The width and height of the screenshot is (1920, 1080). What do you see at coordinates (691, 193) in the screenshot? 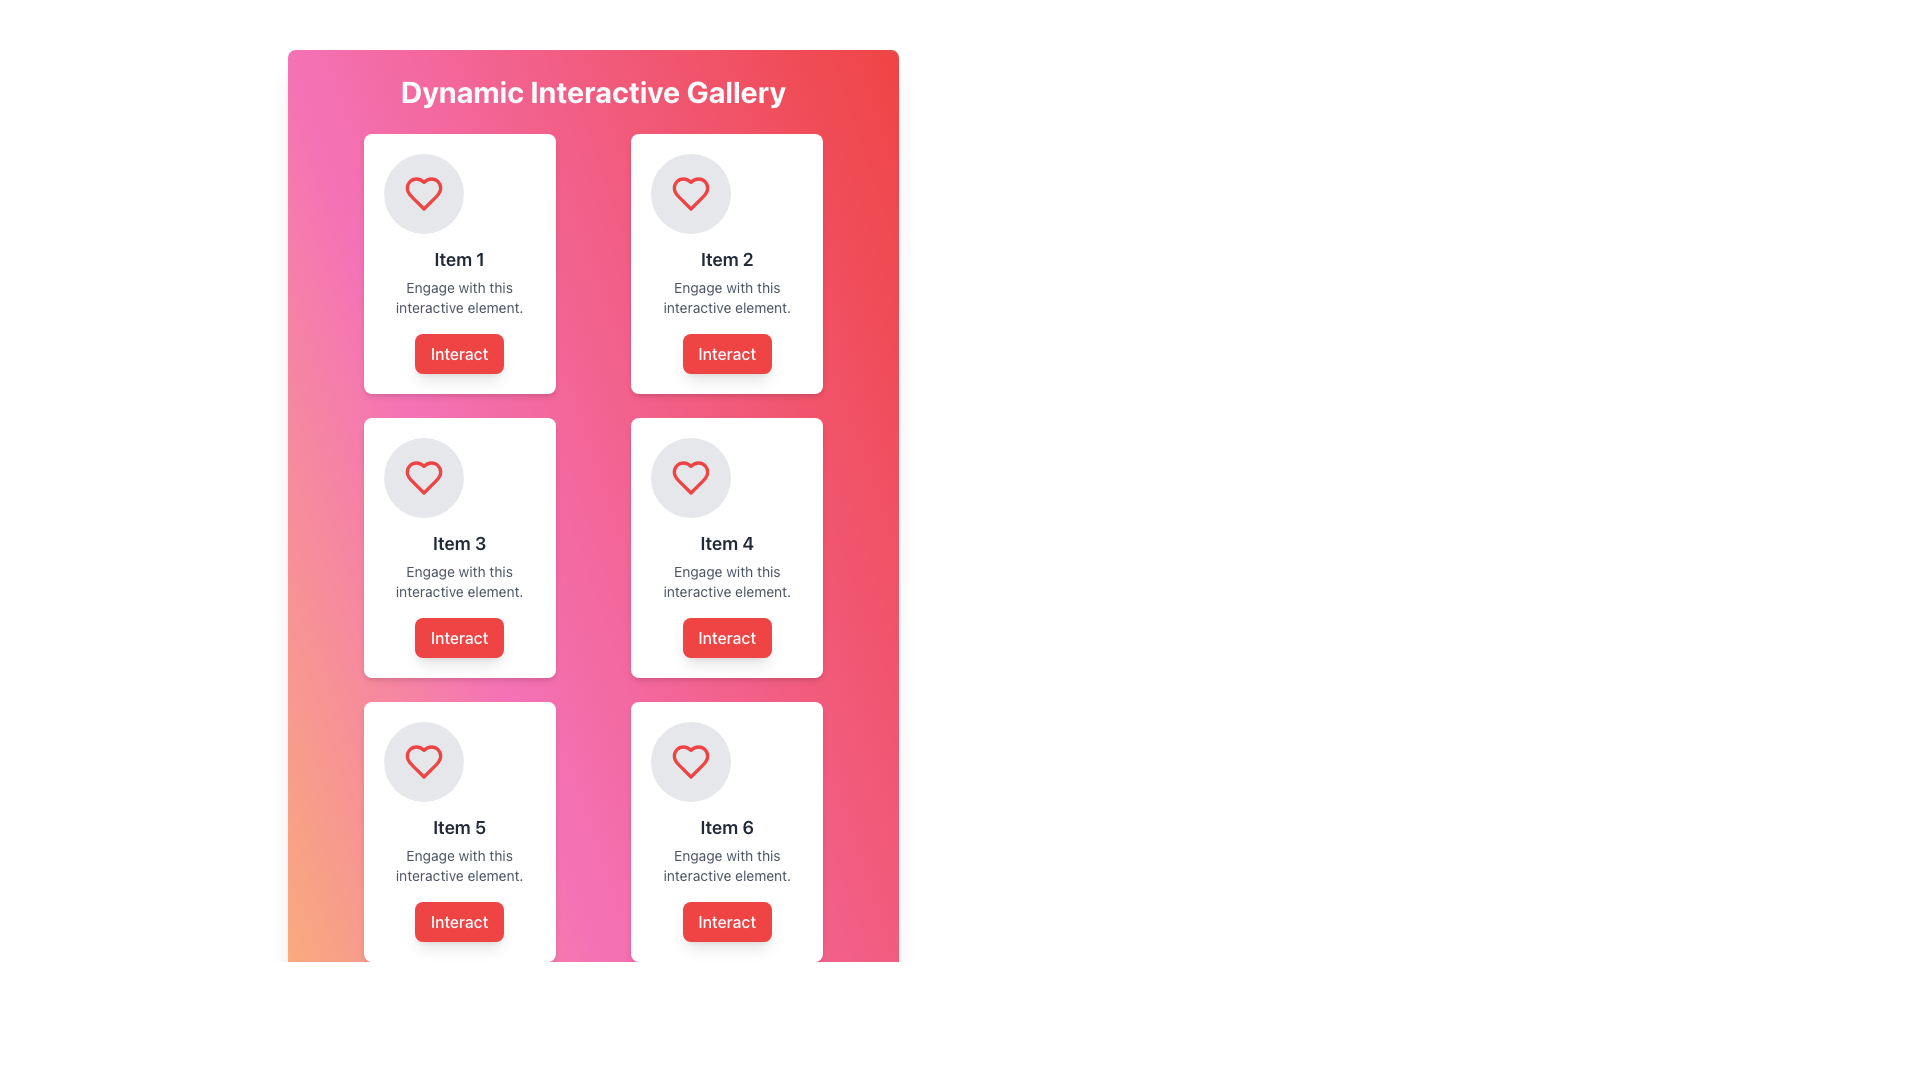
I see `the heart icon located at the top center of the card labeled 'Item 2', which indicates a 'like' or 'favorite' functionality` at bounding box center [691, 193].